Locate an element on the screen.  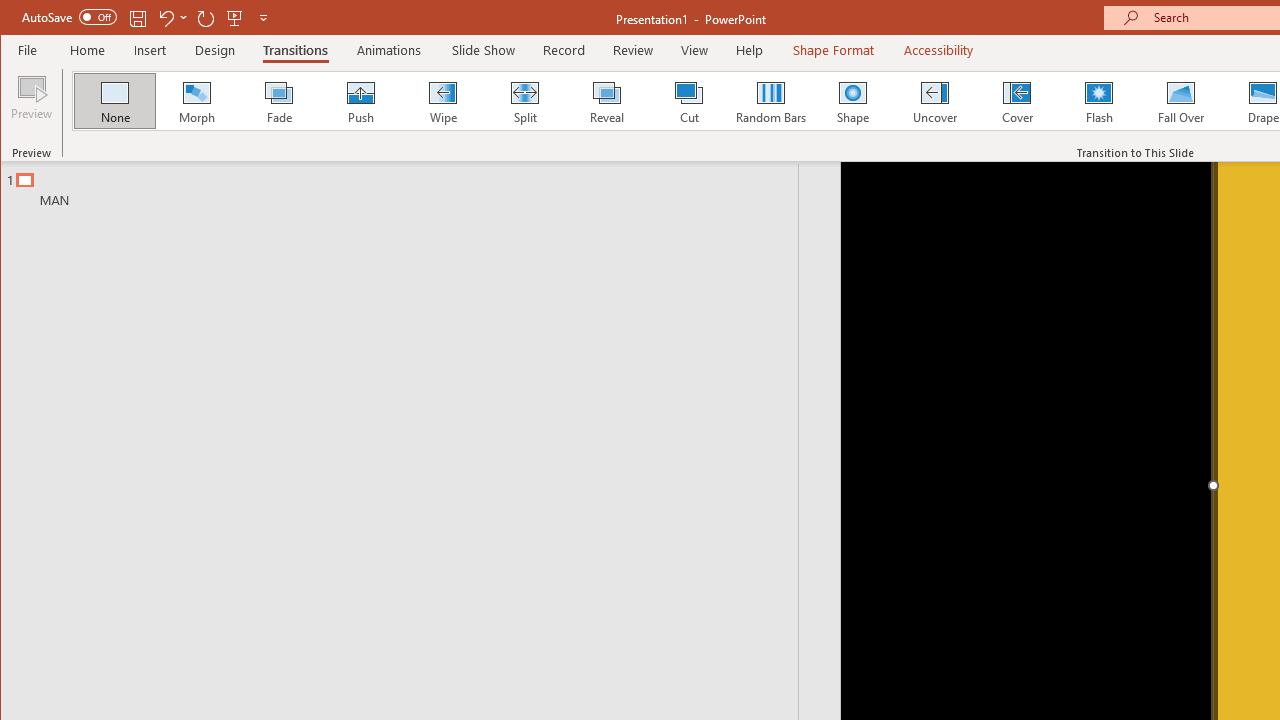
'From Beginning' is located at coordinates (235, 17).